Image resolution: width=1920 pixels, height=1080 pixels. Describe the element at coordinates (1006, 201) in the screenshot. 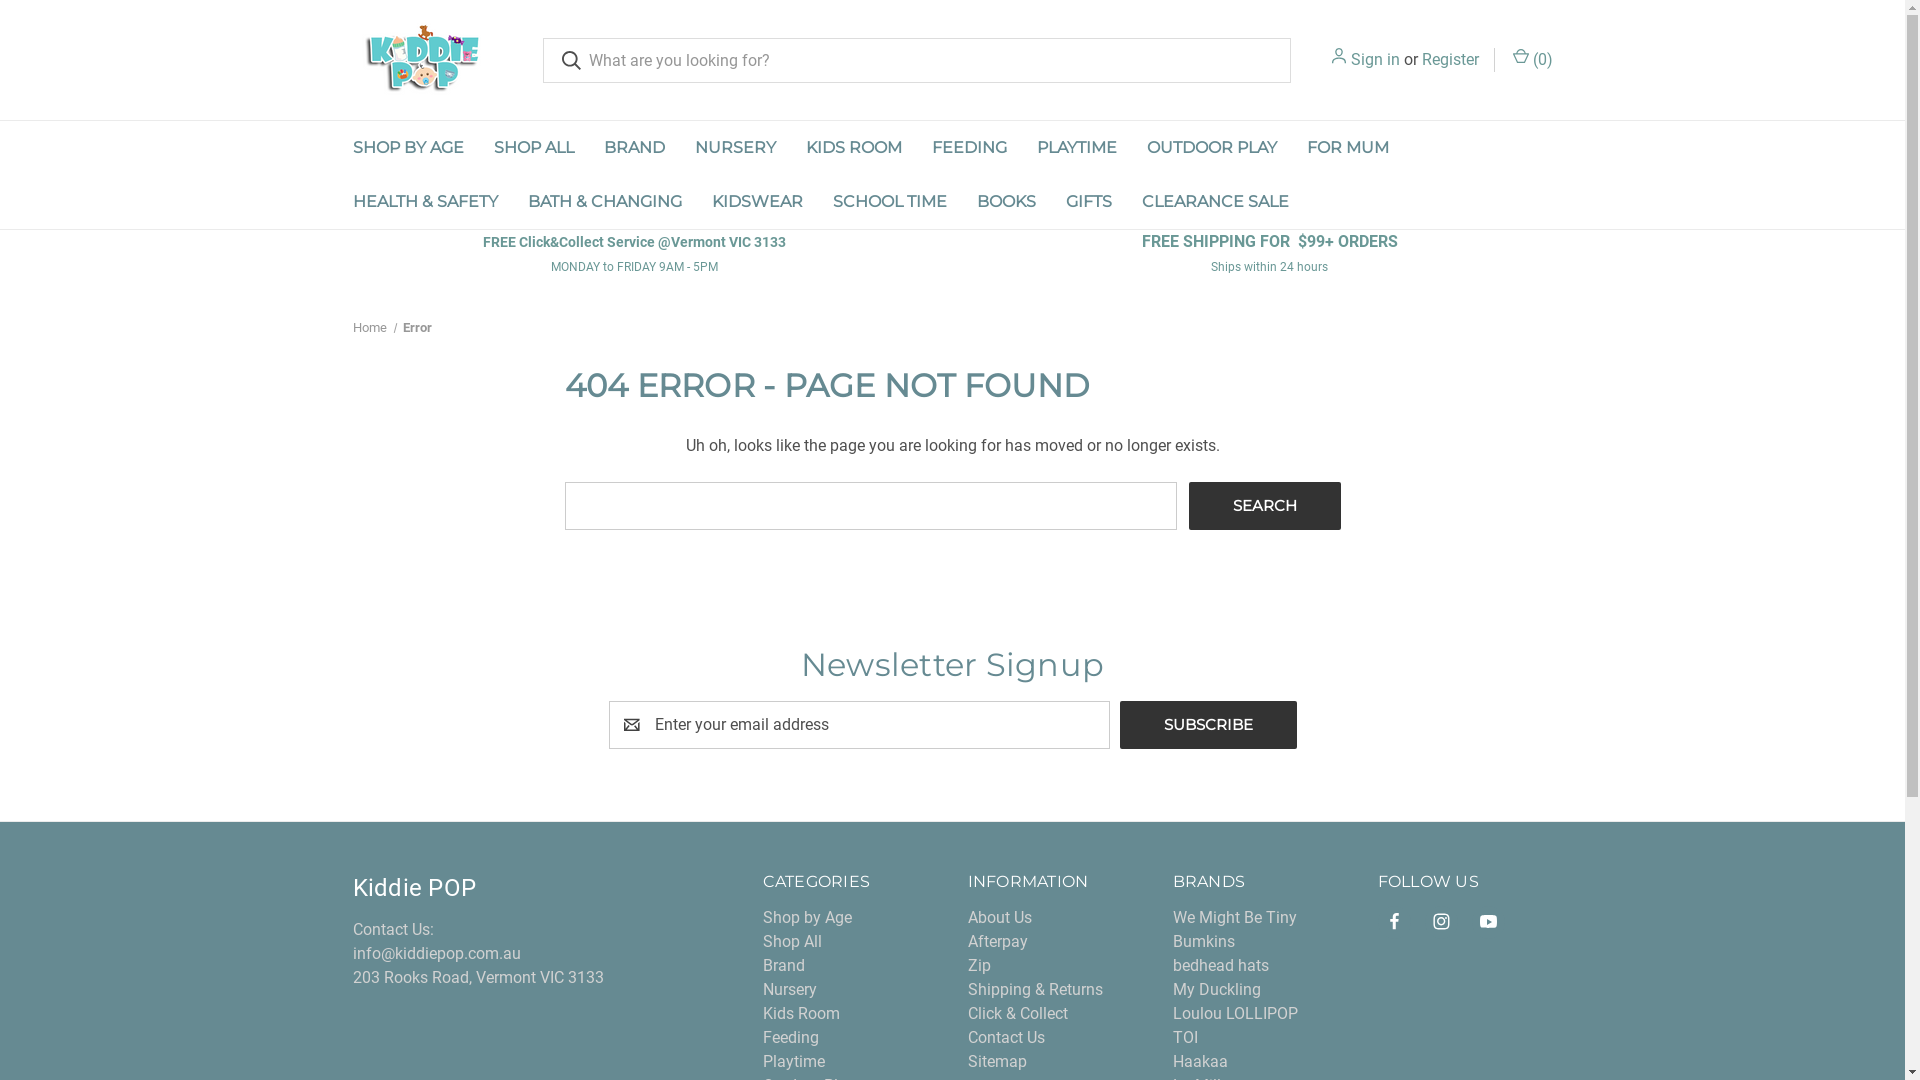

I see `'BOOKS'` at that location.